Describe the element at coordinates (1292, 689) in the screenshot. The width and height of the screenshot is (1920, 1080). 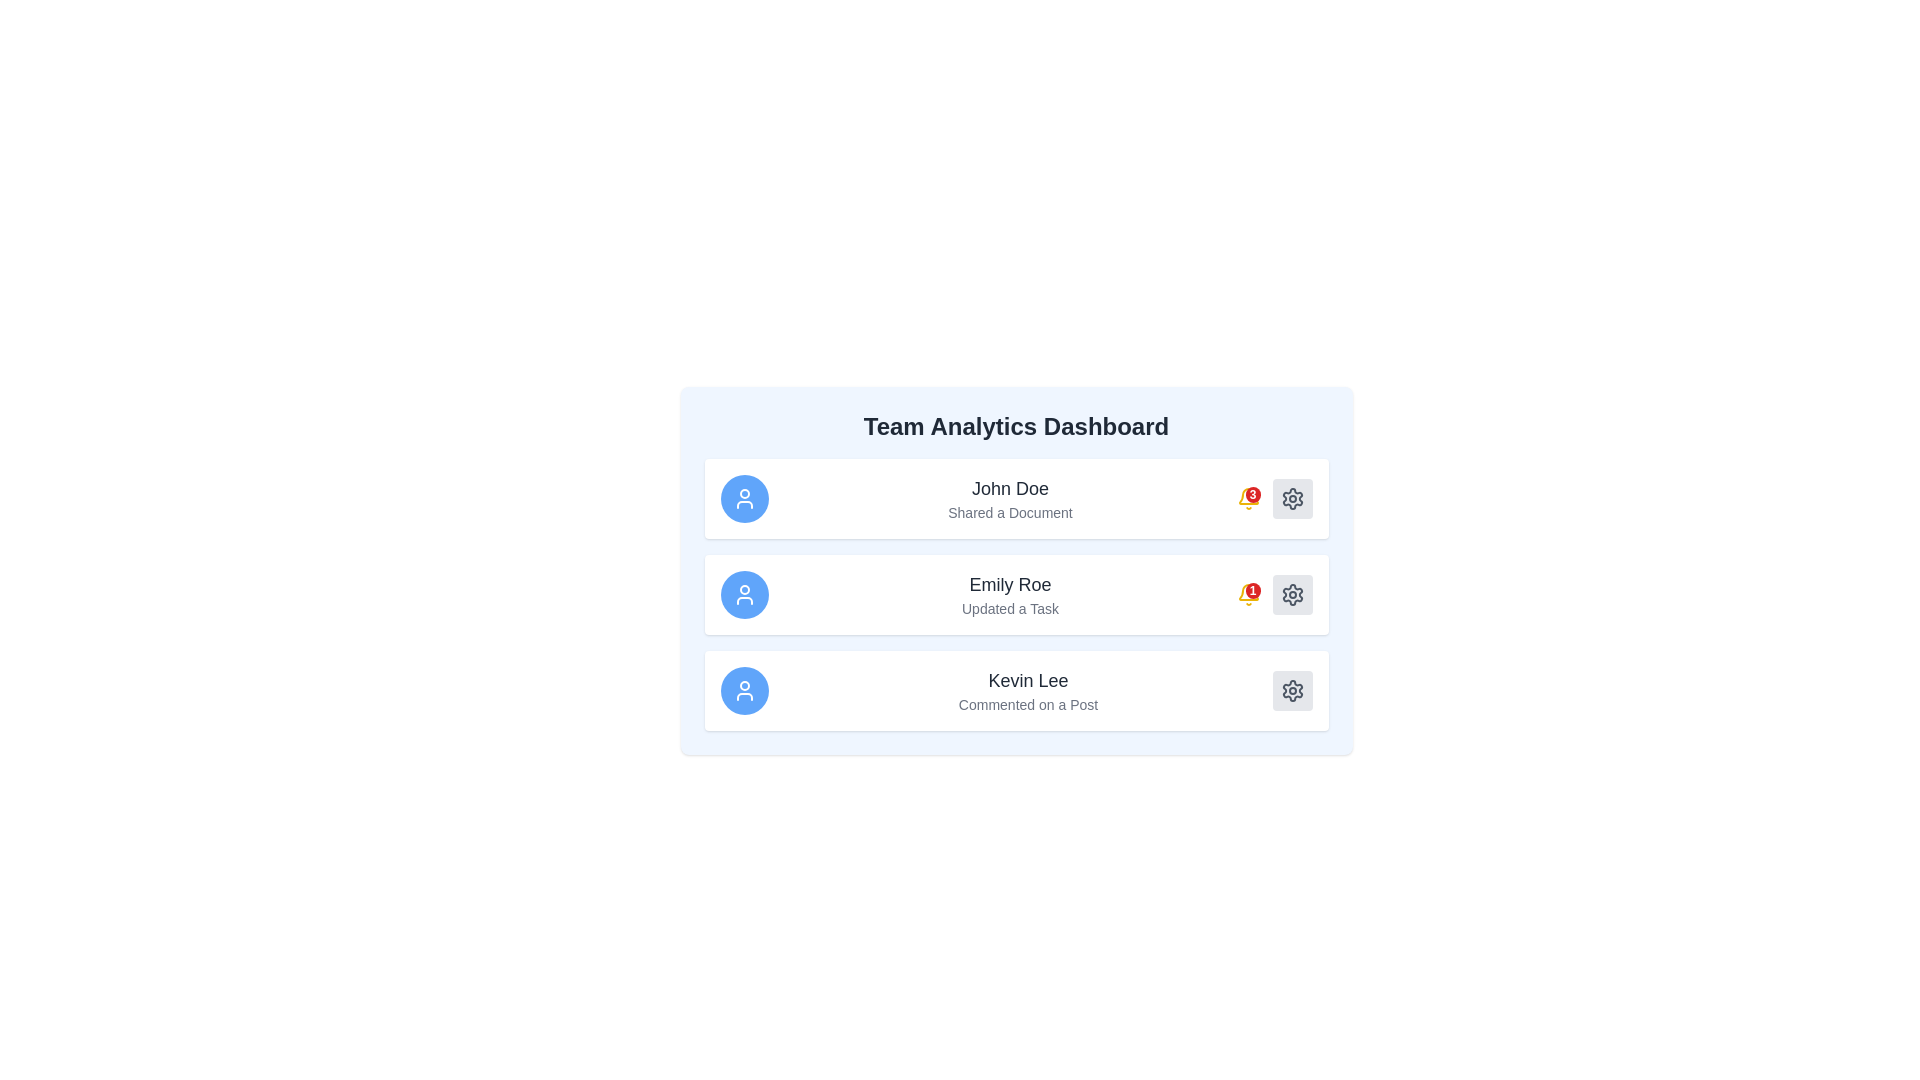
I see `the settings button located to the right of the list item labeled 'Kevin Lee Commented on a Post'` at that location.